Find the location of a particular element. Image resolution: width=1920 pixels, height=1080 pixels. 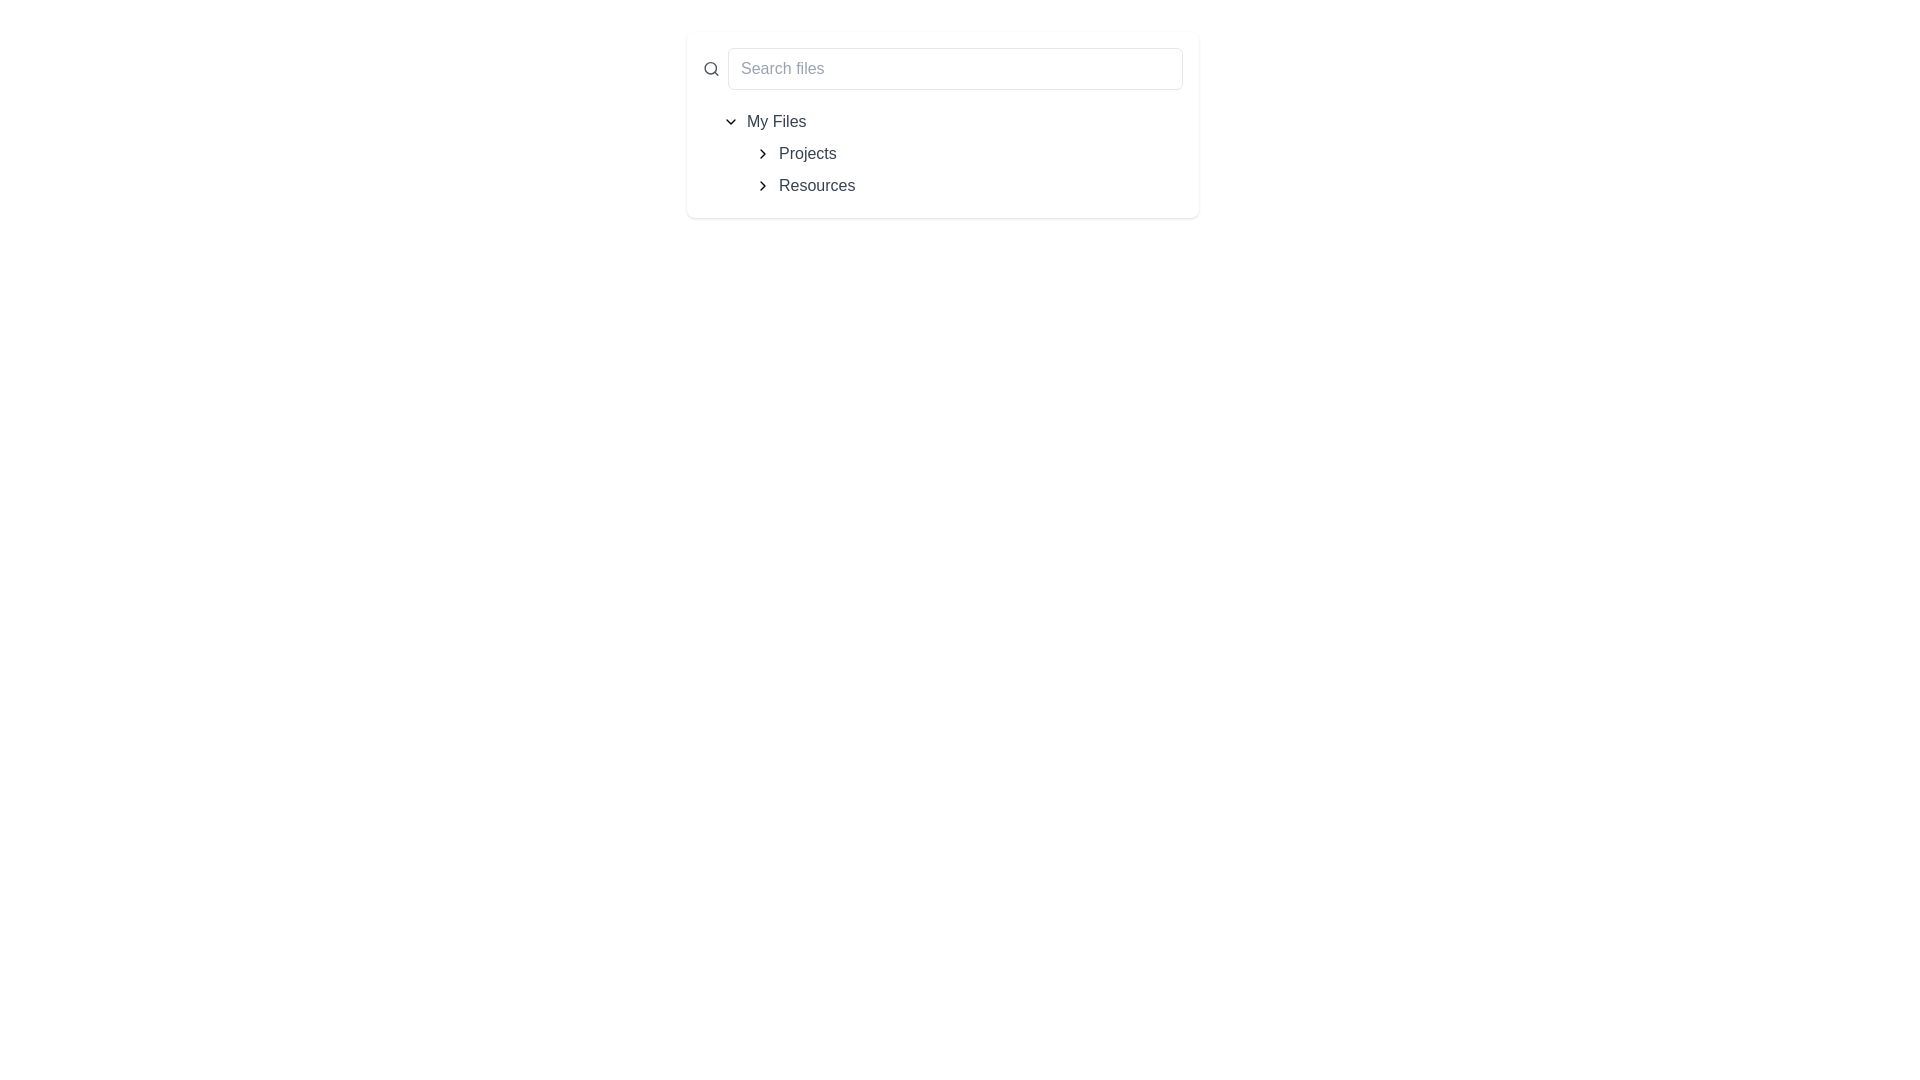

the circular search icon element located to the left of the 'Search files' input field, despite its non-interactive appearance is located at coordinates (710, 67).